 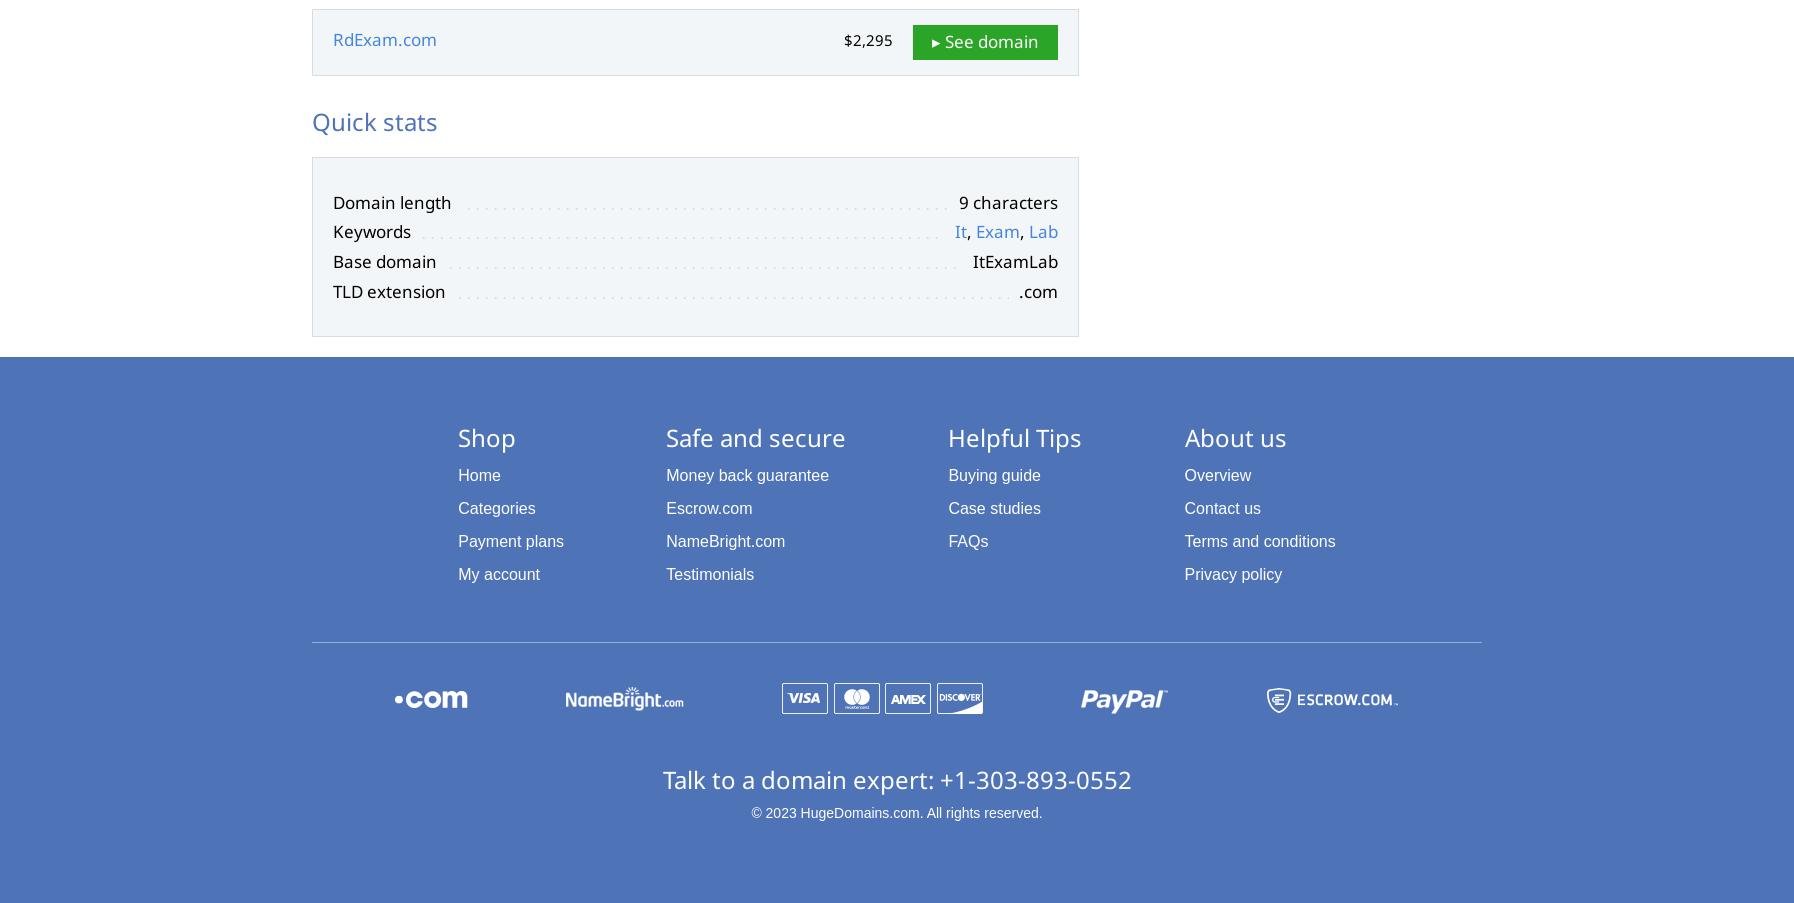 I want to click on 'Terms and conditions', so click(x=1183, y=539).